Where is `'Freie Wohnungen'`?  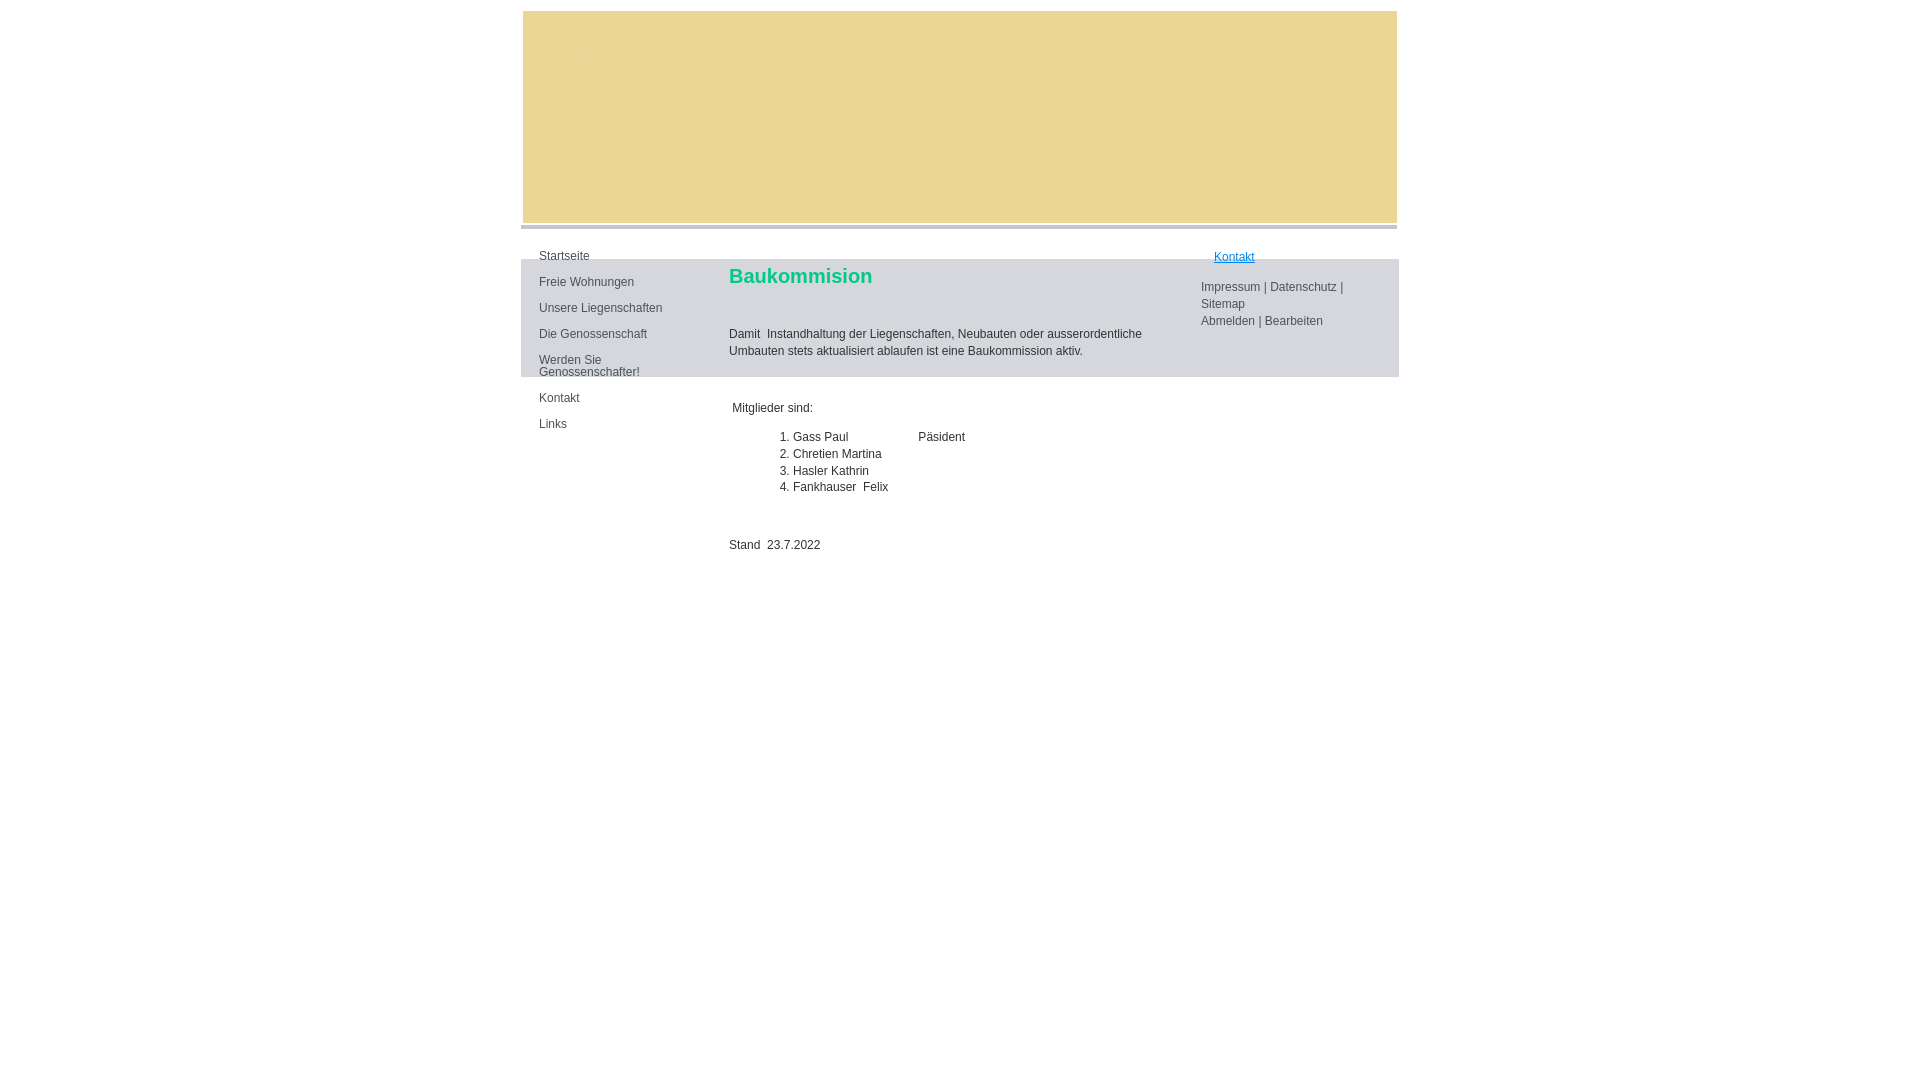 'Freie Wohnungen' is located at coordinates (615, 282).